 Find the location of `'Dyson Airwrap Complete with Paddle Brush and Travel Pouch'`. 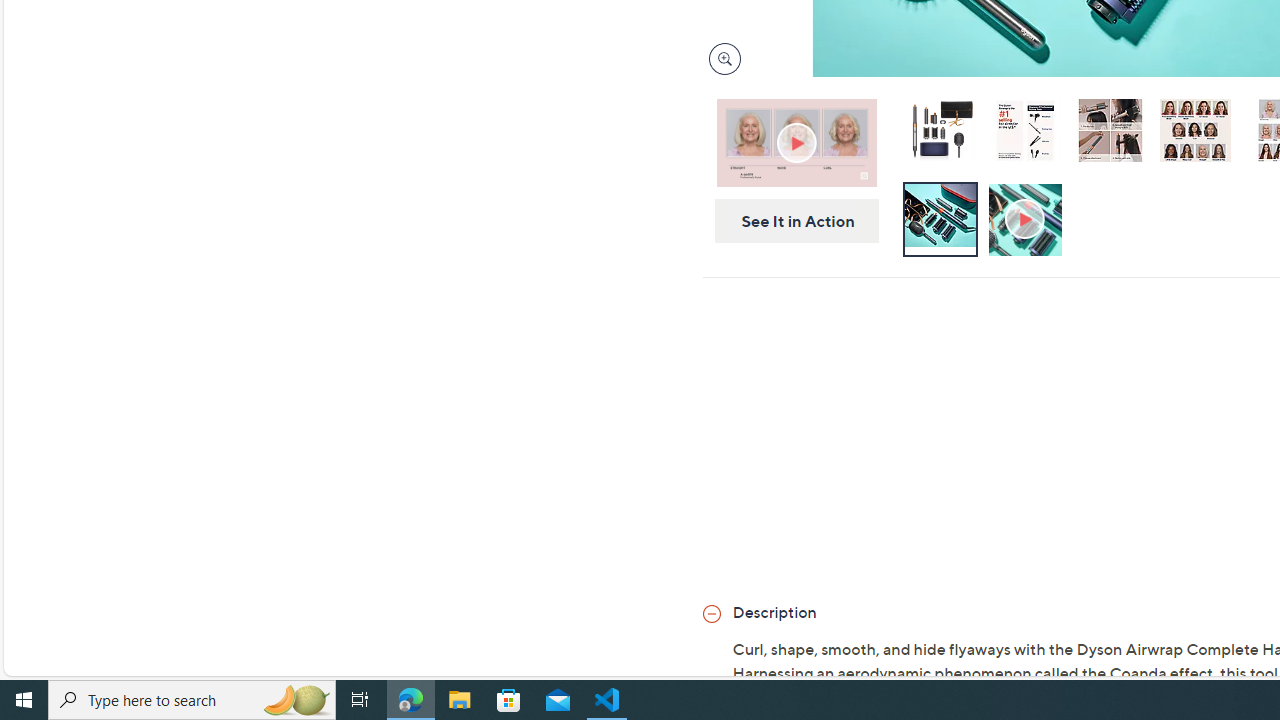

'Dyson Airwrap Complete with Paddle Brush and Travel Pouch' is located at coordinates (938, 129).